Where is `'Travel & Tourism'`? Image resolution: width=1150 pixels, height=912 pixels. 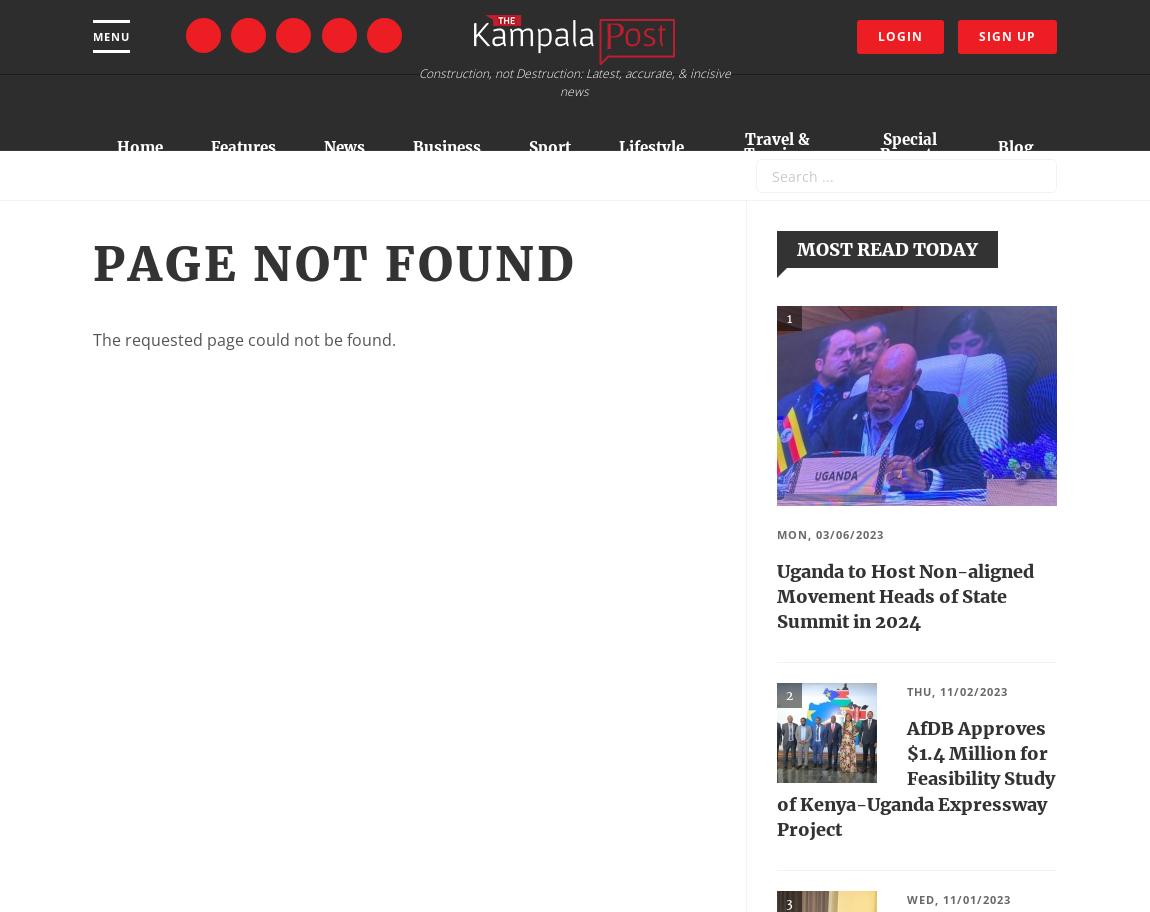
'Travel & Tourism' is located at coordinates (742, 146).